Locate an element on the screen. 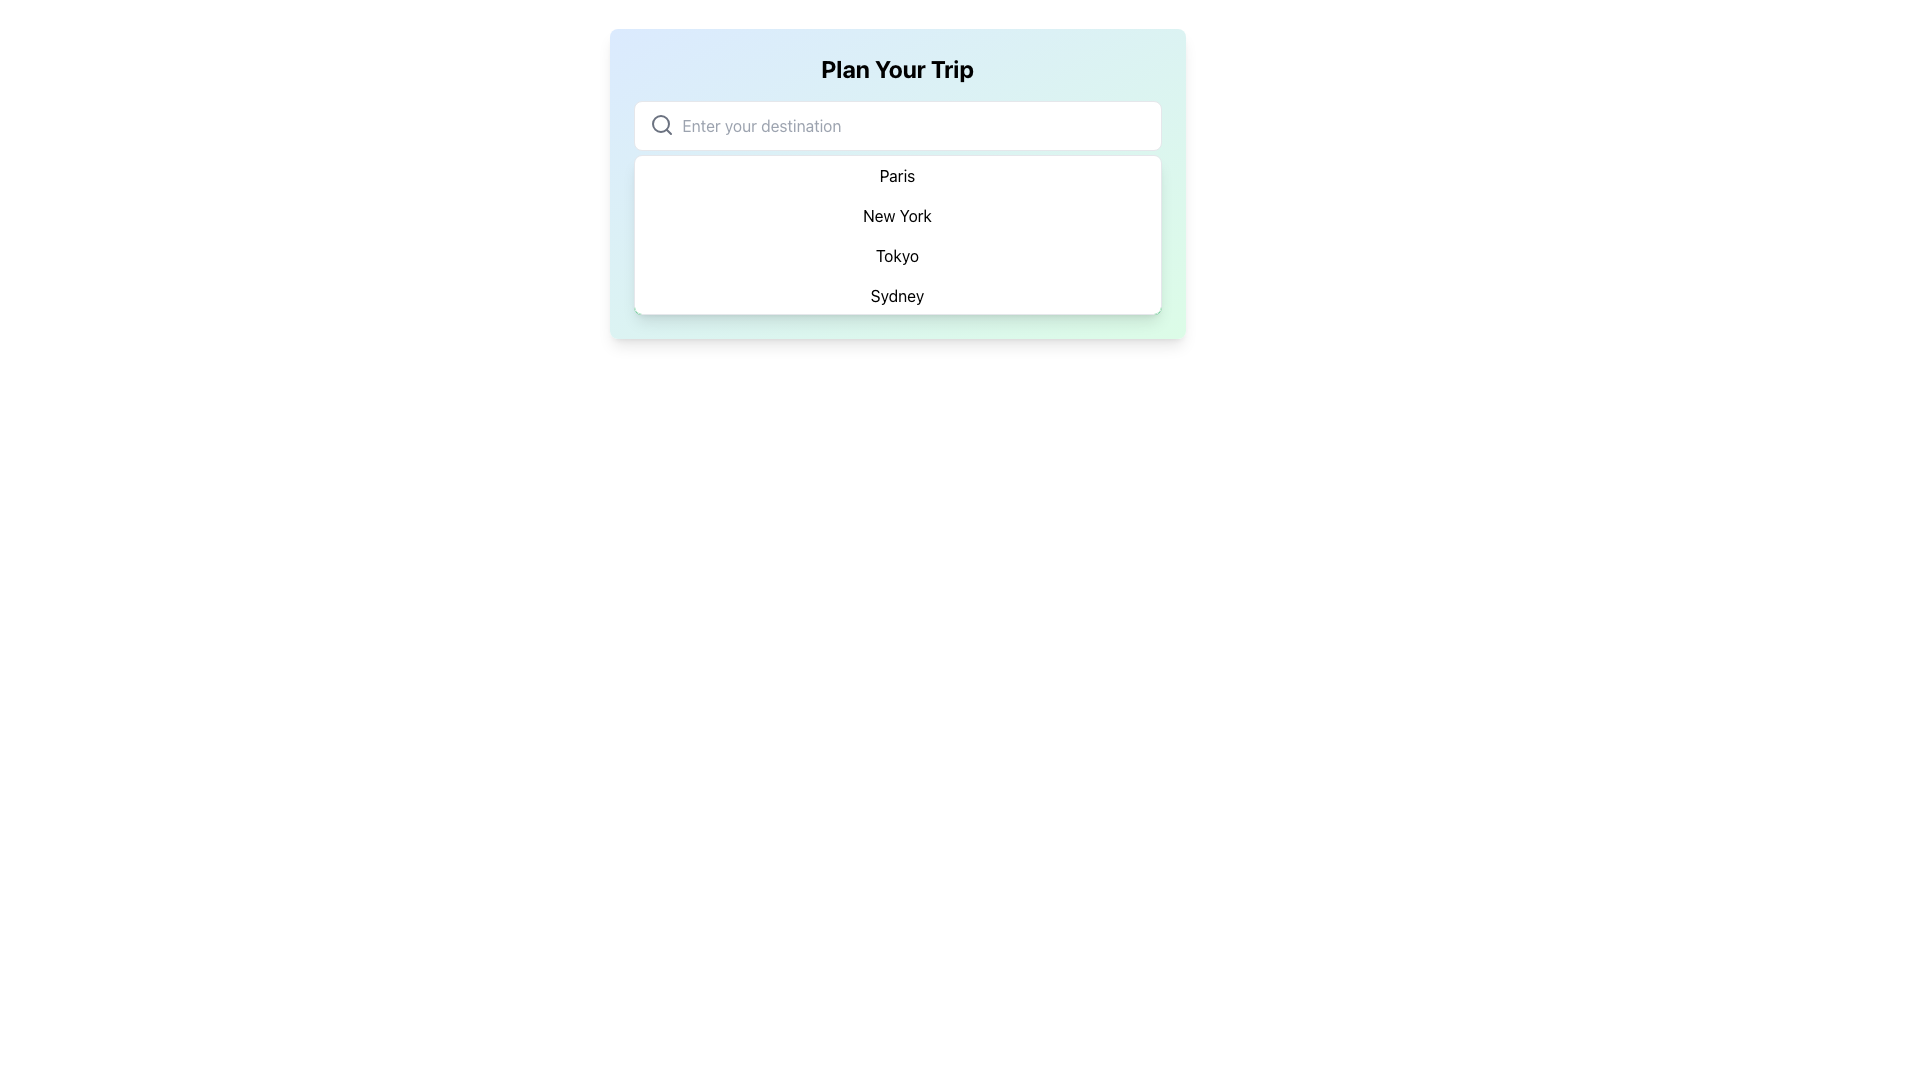 This screenshot has height=1080, width=1920. the dropdown list is located at coordinates (896, 234).